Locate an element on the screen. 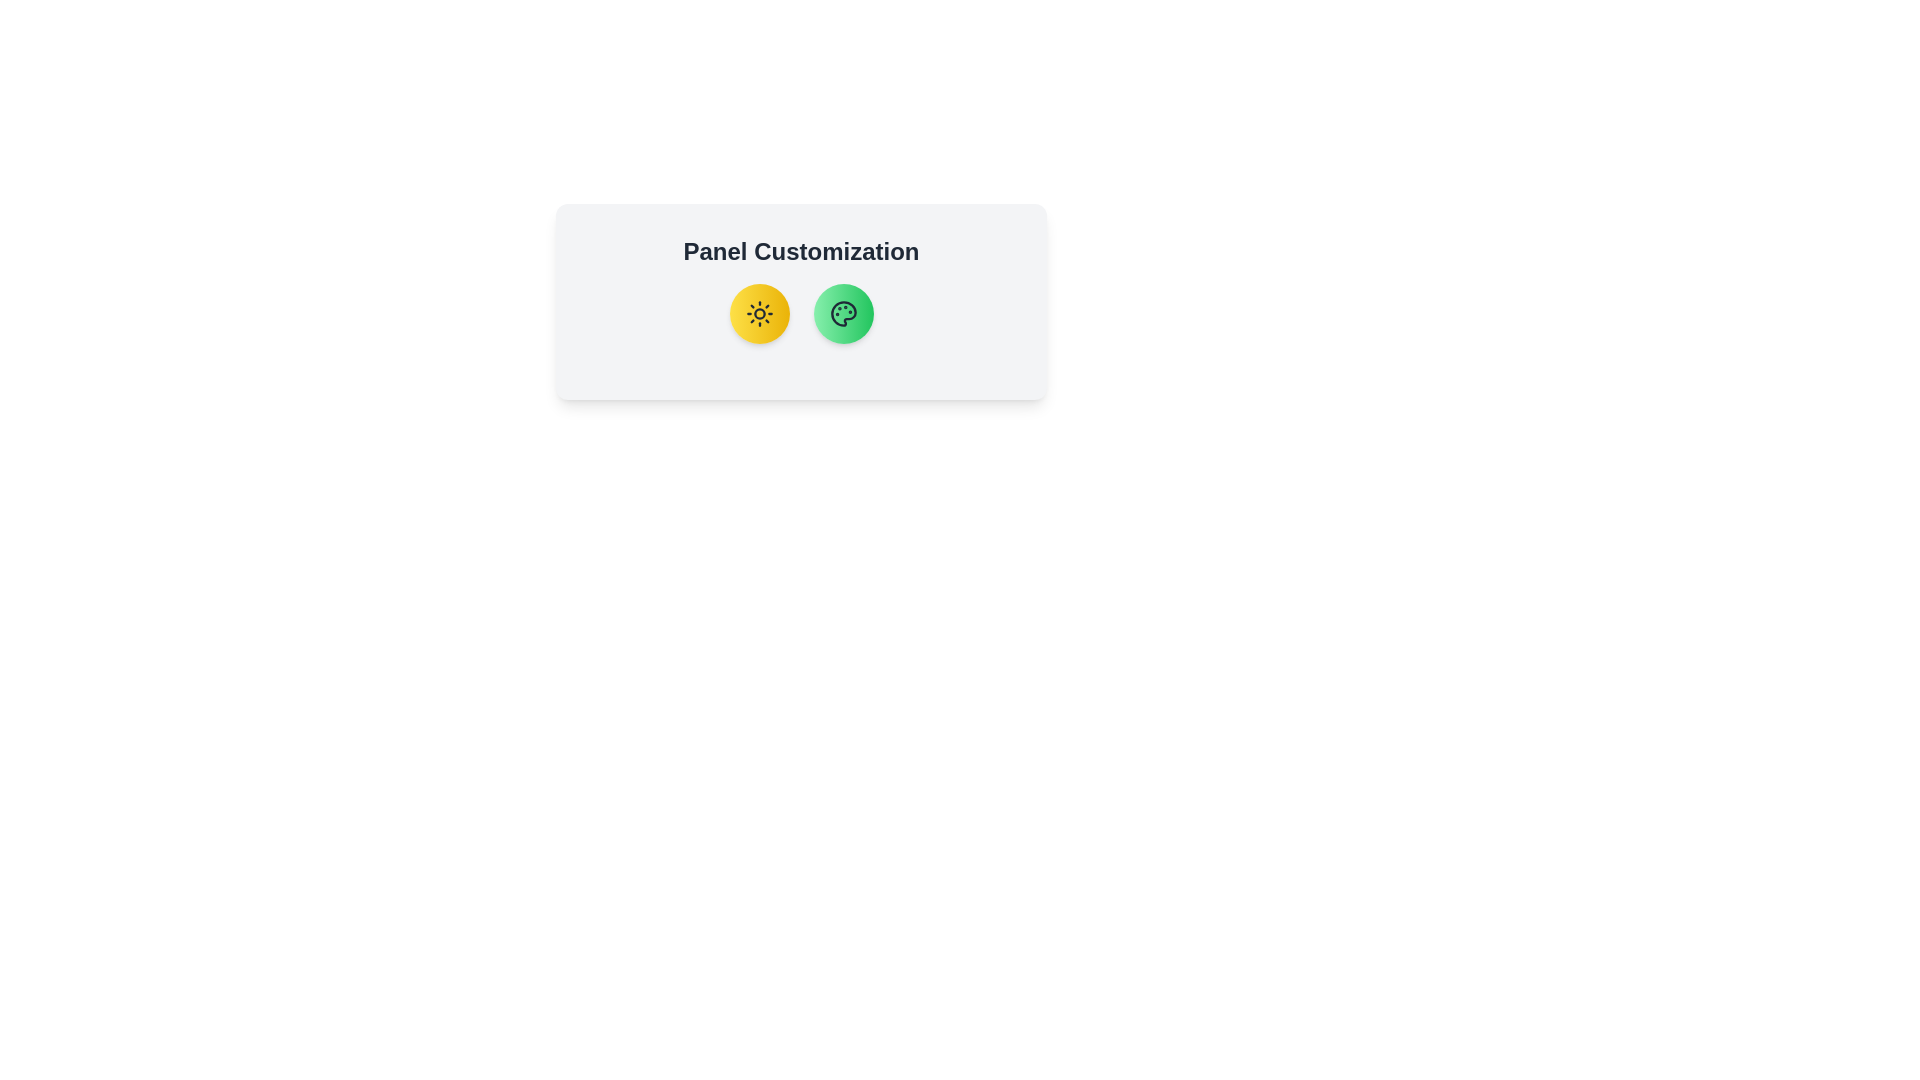 The image size is (1920, 1080). the color palette icon located centrally below the 'Panel Customization' title, which is the rightmost item among two circular buttons is located at coordinates (843, 313).